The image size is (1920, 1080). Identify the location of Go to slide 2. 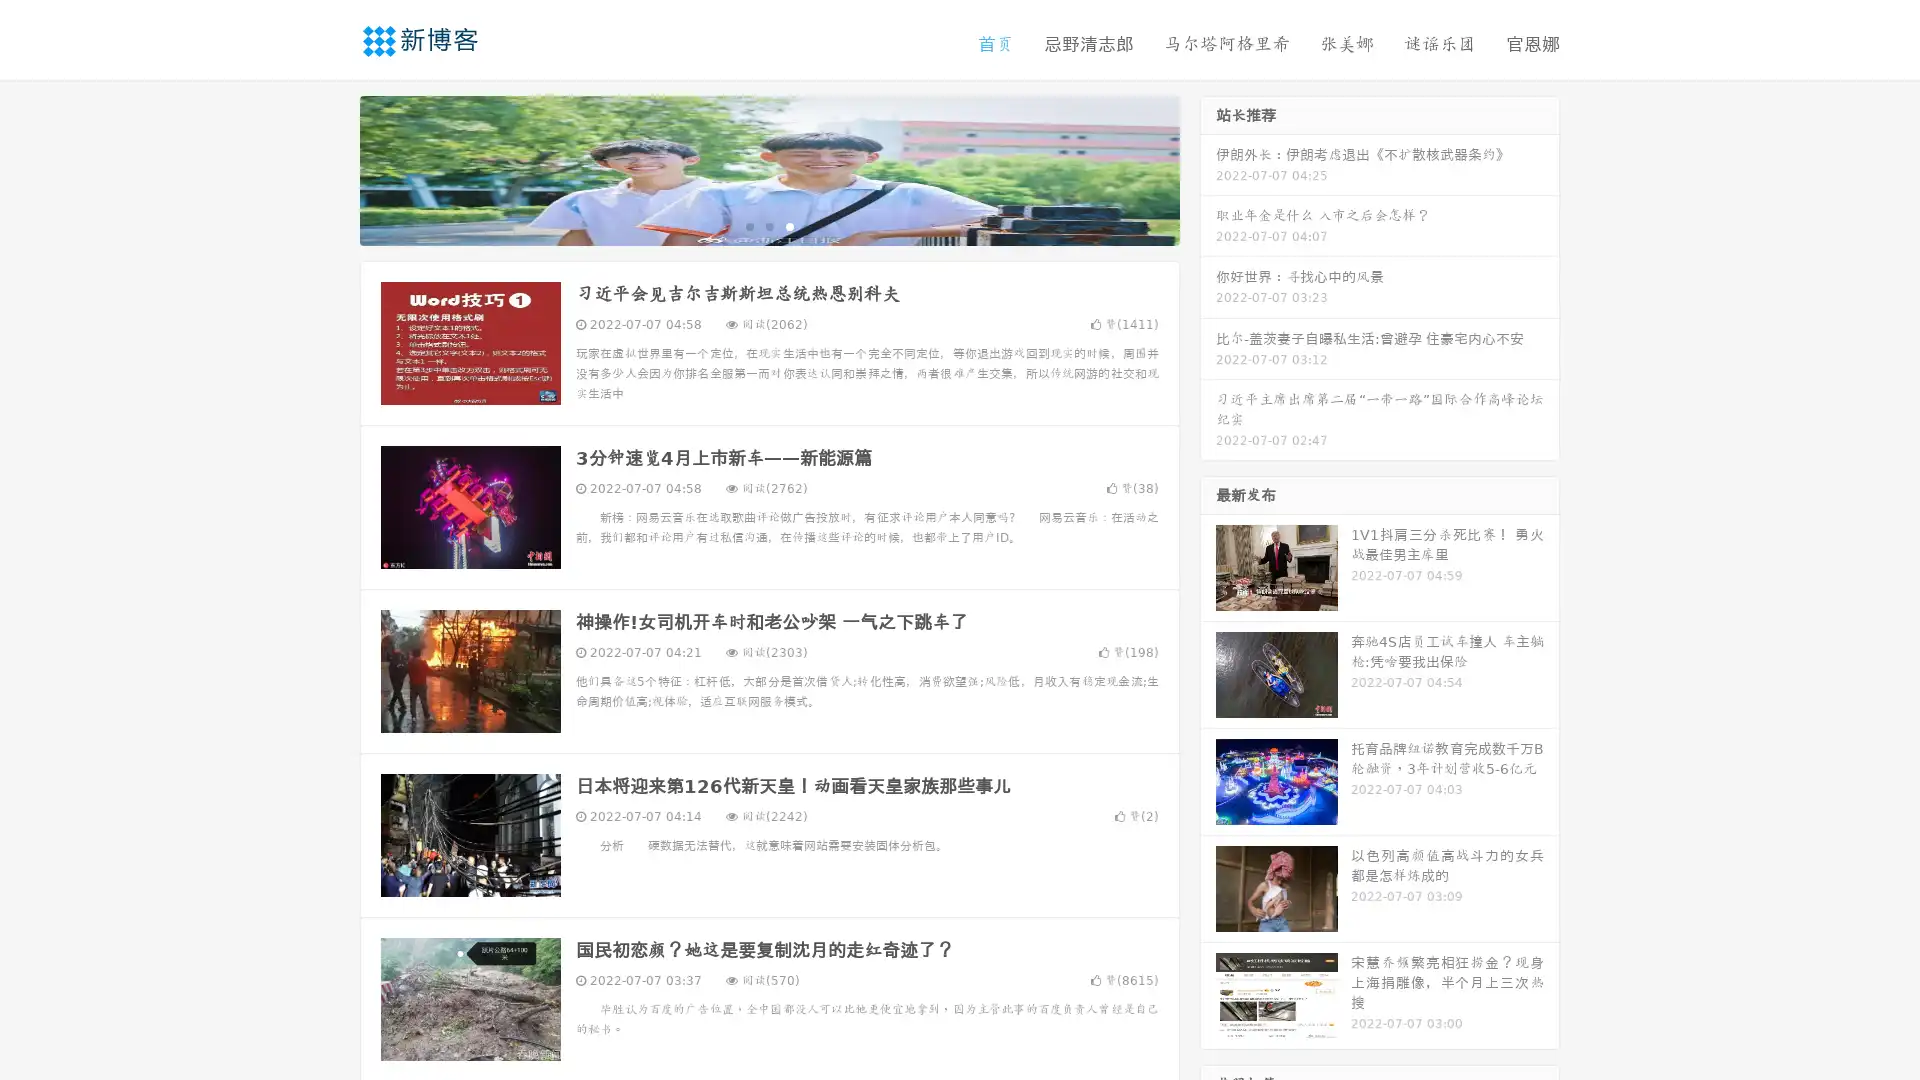
(768, 225).